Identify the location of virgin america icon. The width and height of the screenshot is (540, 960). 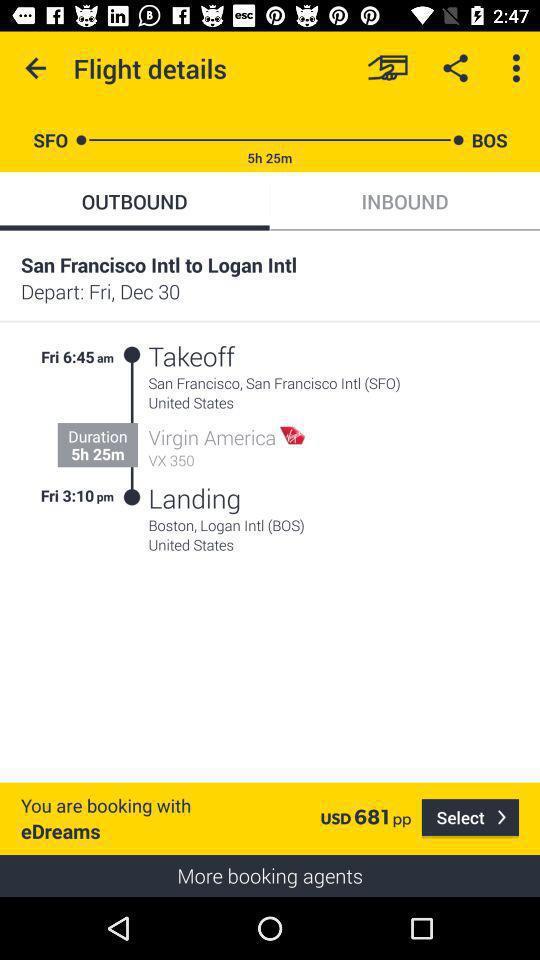
(211, 437).